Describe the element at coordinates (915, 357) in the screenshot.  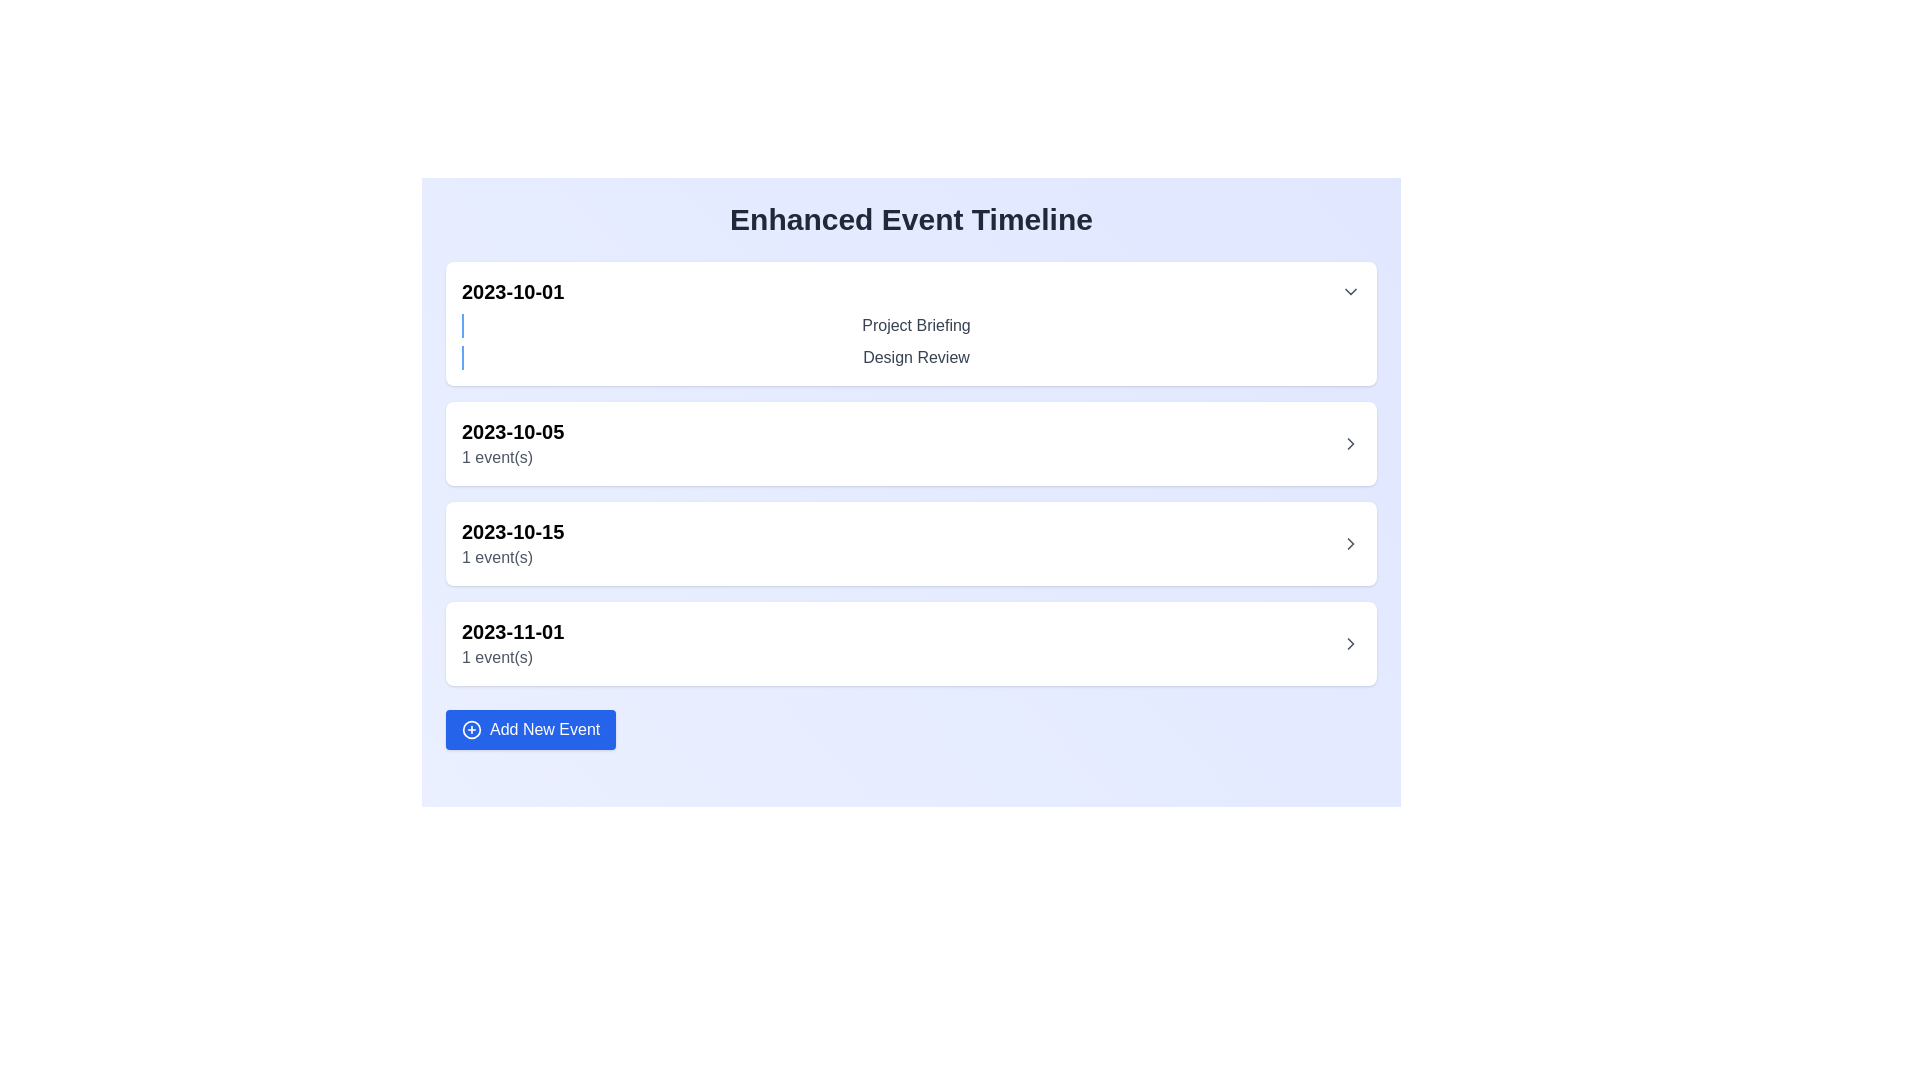
I see `the text label that serves as a title for an event in the timeline interface under the header '2023-10-01', positioned below 'Project Briefing'` at that location.